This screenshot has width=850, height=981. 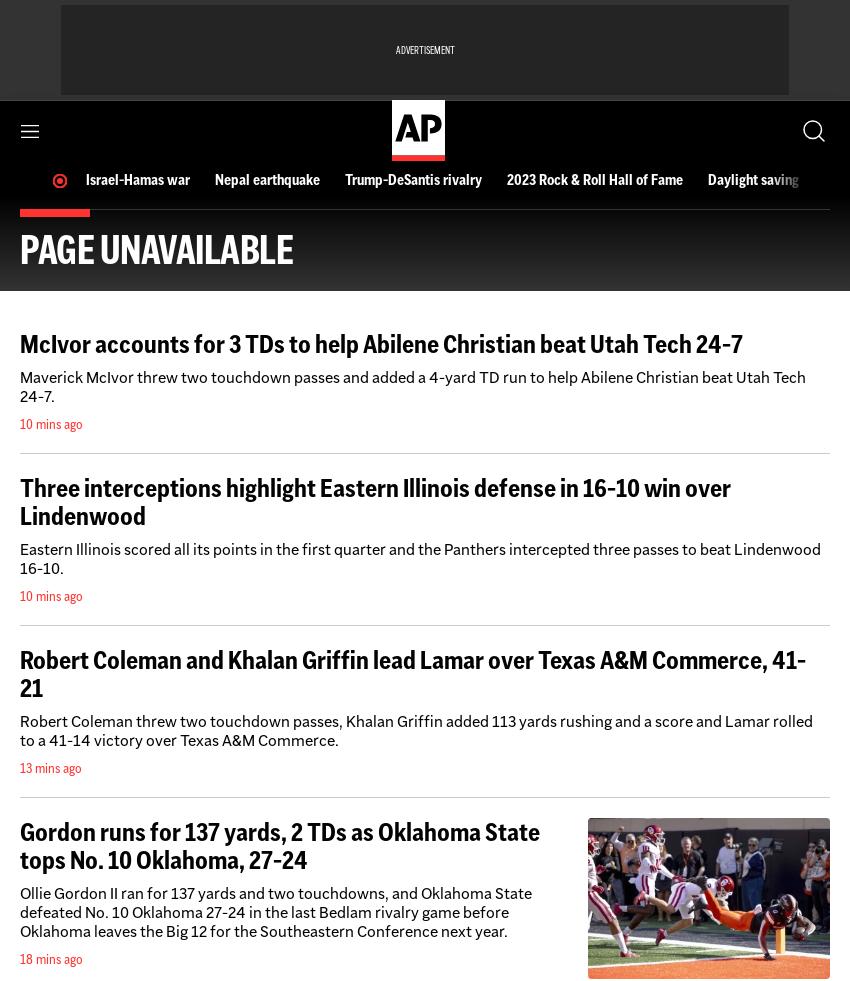 What do you see at coordinates (18, 912) in the screenshot?
I see `'Ollie Gordon II ran for 137 yards and two touchdowns, and Oklahoma State defeated No. 10 Oklahoma 27-24 in the last Bedlam rivalry game before Oklahoma leaves the Big 12 for the Southeastern Conference next year.'` at bounding box center [18, 912].